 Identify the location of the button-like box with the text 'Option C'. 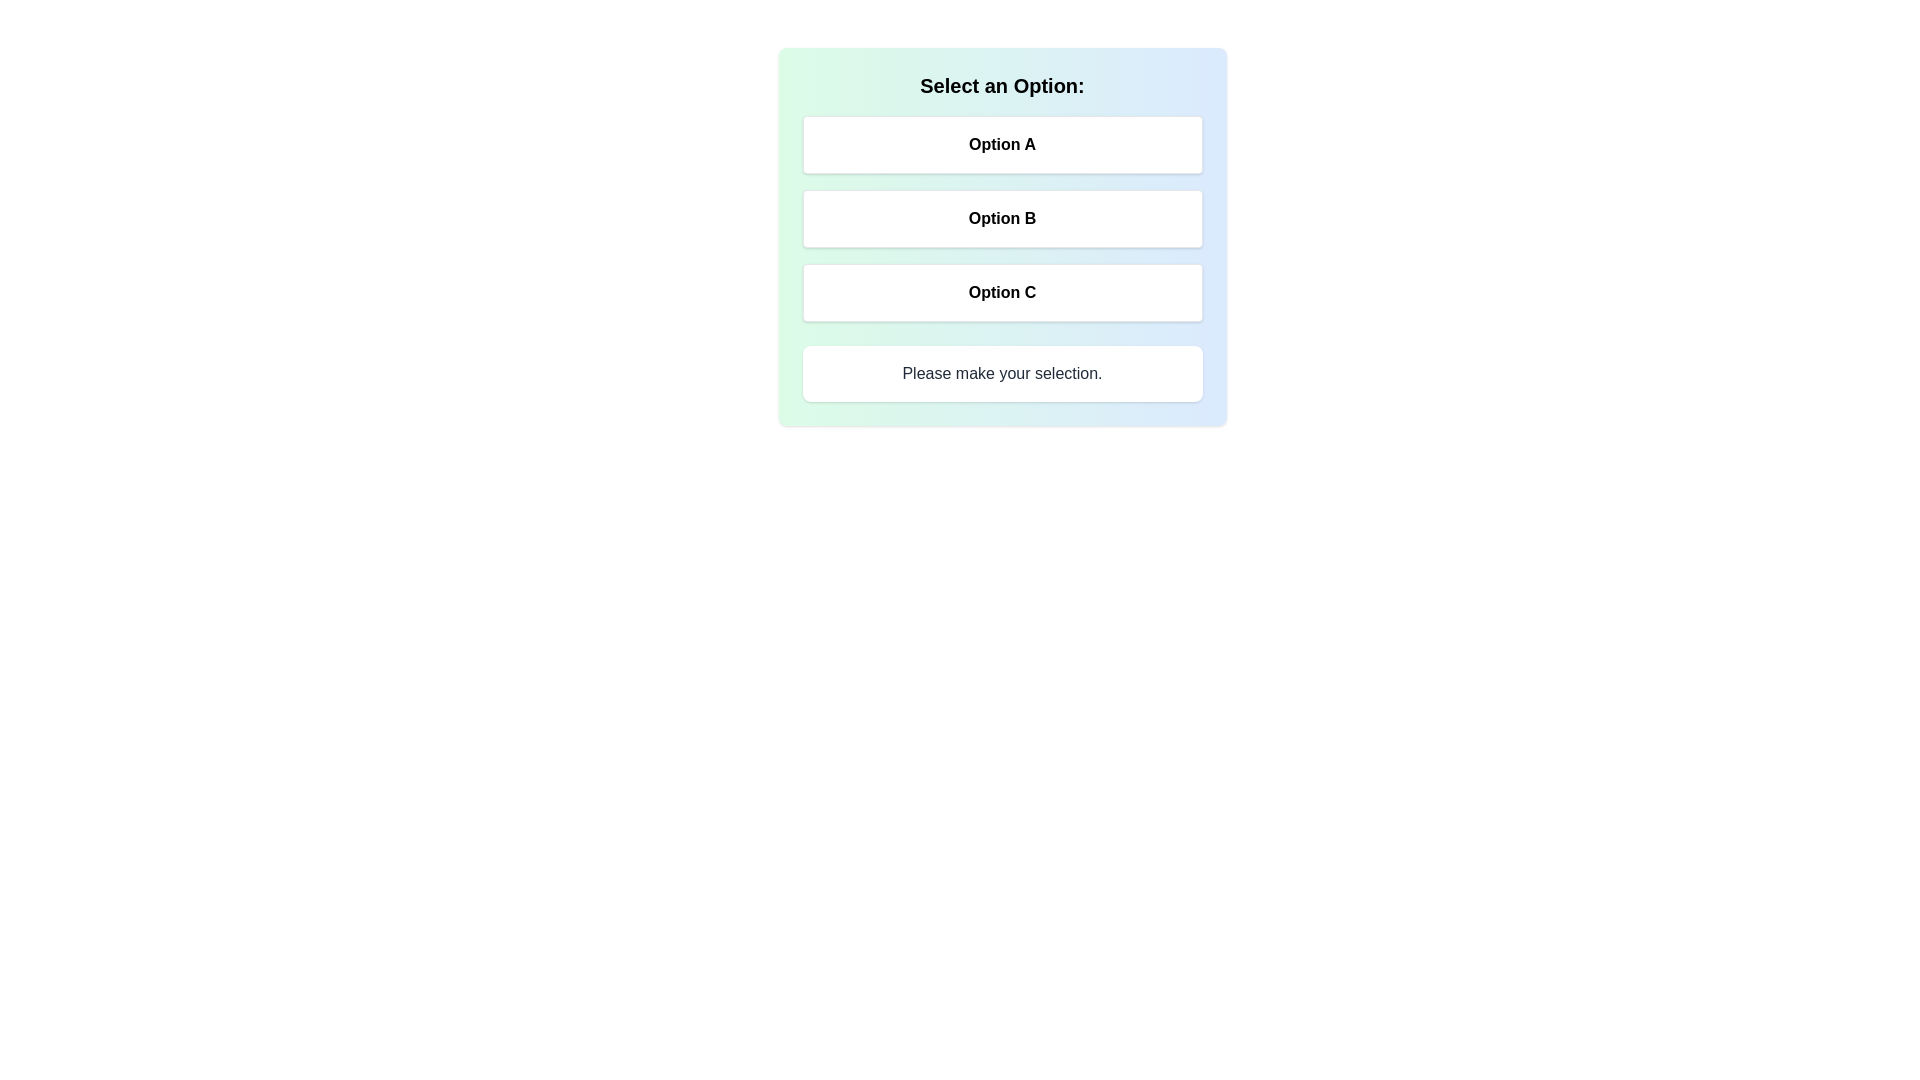
(1002, 293).